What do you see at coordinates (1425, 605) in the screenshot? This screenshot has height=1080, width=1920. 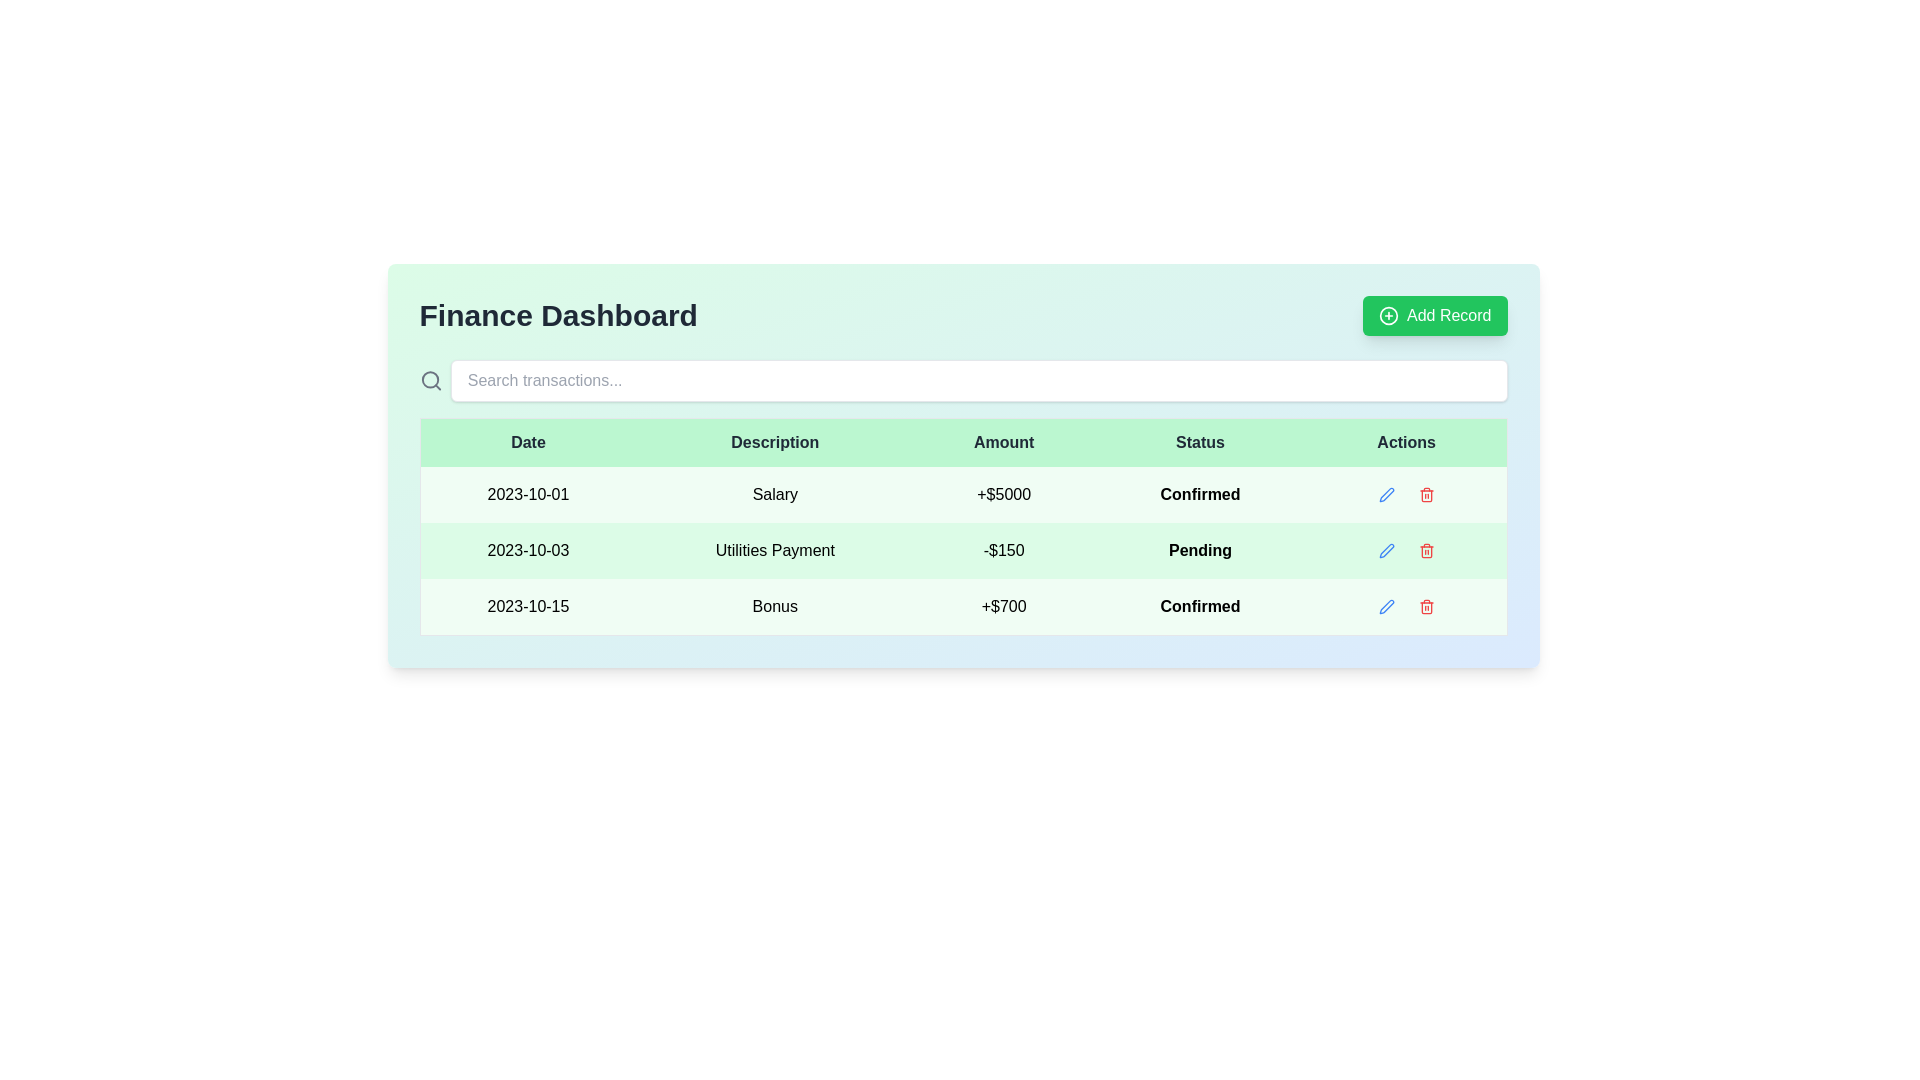 I see `the trash bin icon, which is red and represents the delete action, located in the 'Actions' column of the third row labeled '2023-10-15' with a 'Confirmed' status` at bounding box center [1425, 605].